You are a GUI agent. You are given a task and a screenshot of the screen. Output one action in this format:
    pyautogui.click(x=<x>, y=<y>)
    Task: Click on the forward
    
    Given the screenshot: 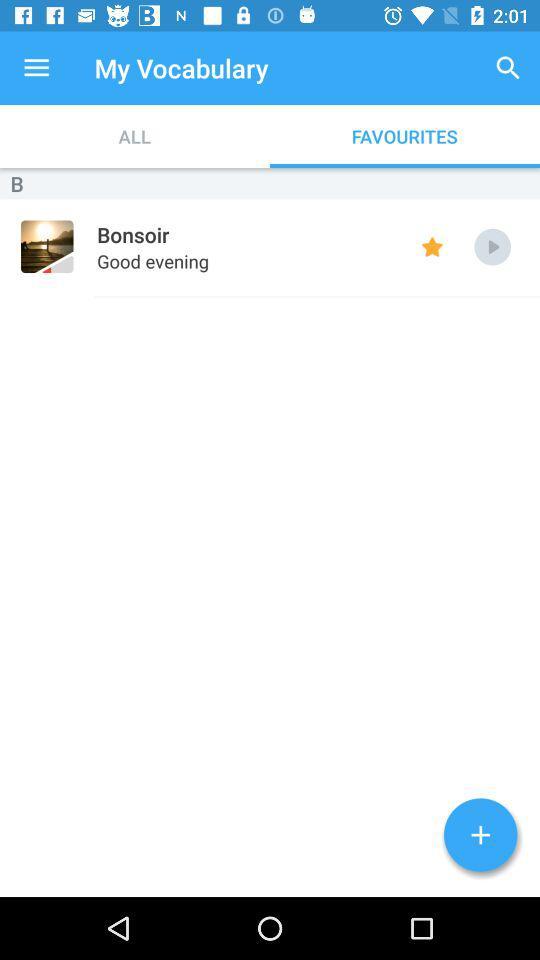 What is the action you would take?
    pyautogui.click(x=491, y=246)
    